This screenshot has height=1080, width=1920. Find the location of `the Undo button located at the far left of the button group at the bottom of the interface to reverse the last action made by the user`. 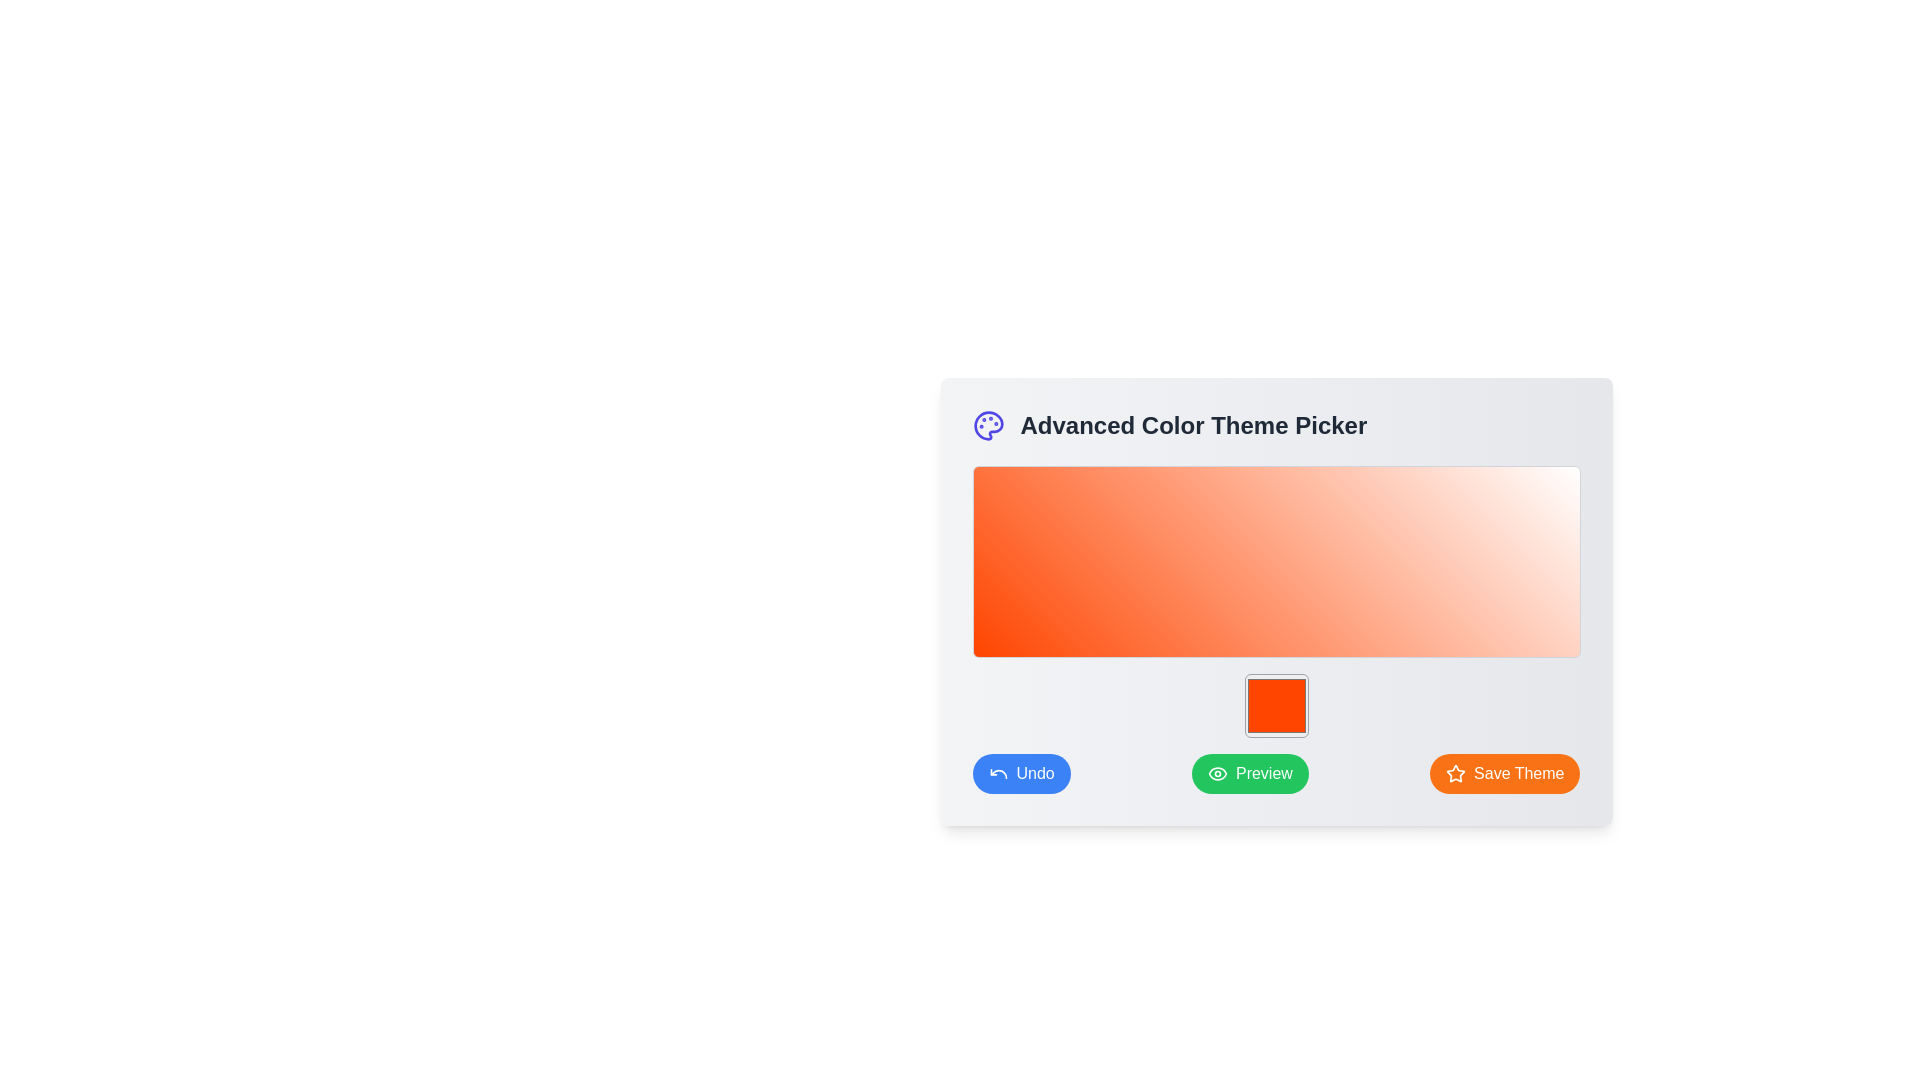

the Undo button located at the far left of the button group at the bottom of the interface to reverse the last action made by the user is located at coordinates (1021, 773).